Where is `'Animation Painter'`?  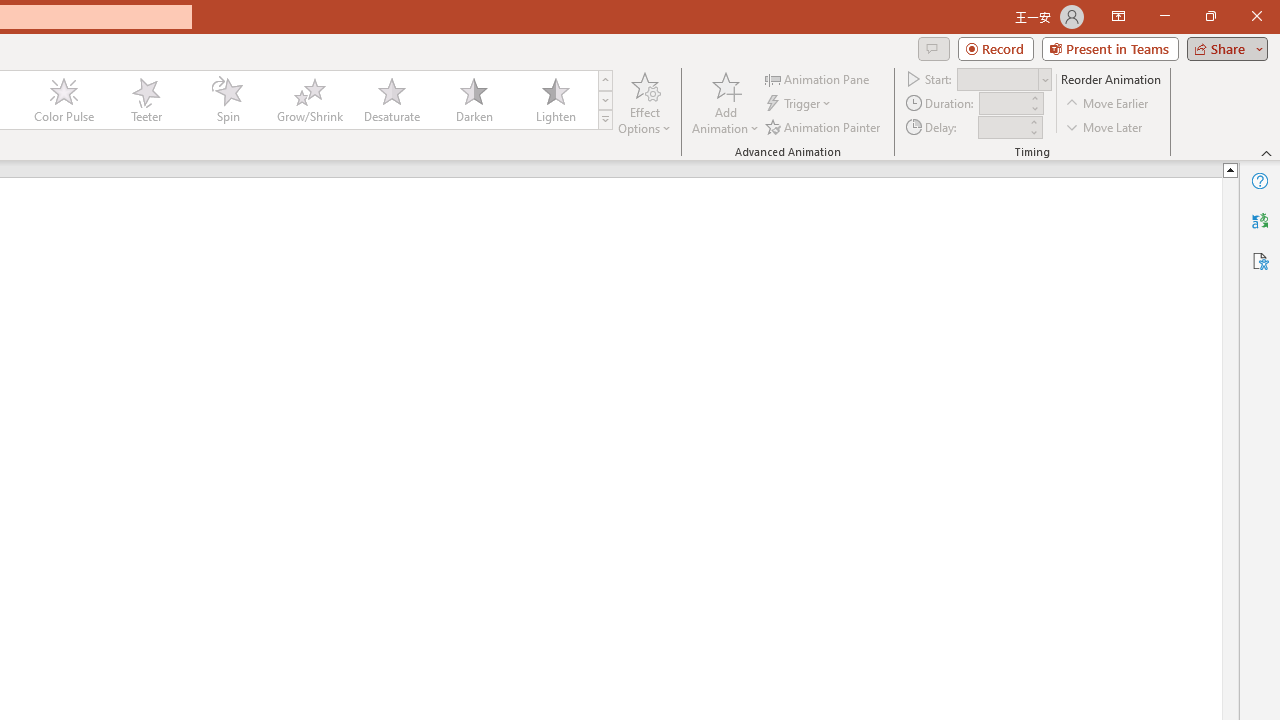 'Animation Painter' is located at coordinates (824, 127).